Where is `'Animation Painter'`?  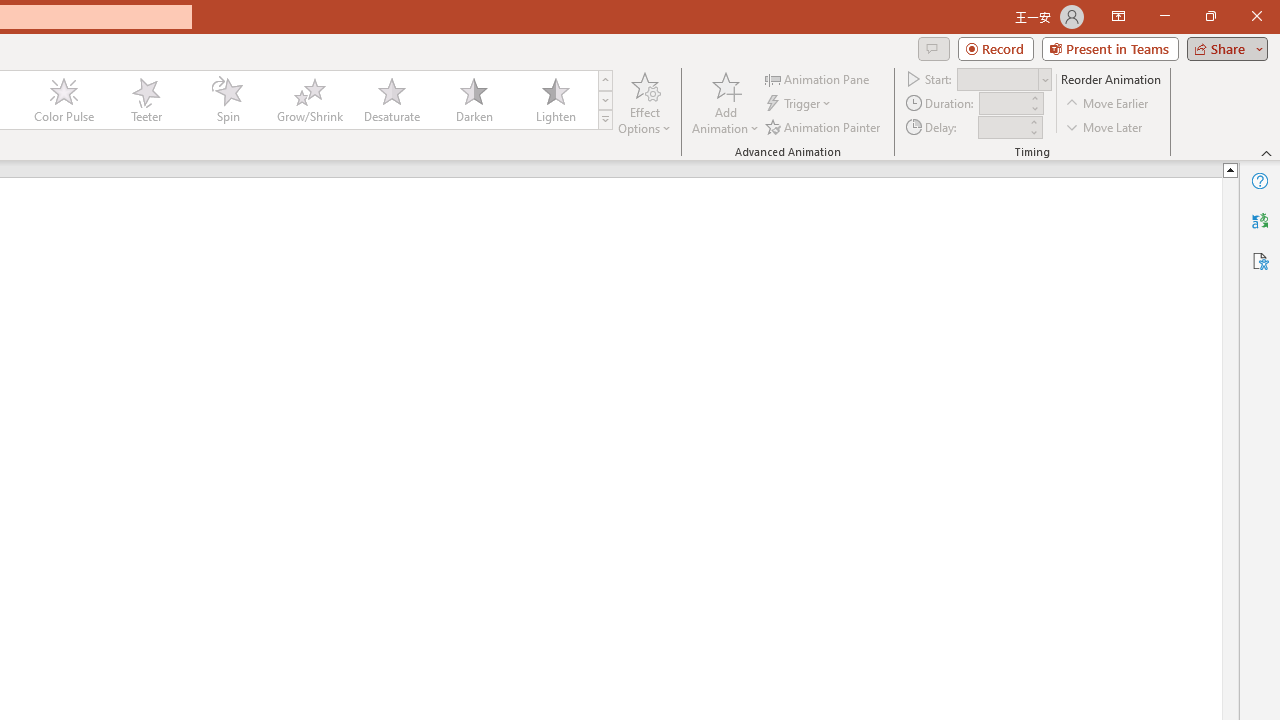 'Animation Painter' is located at coordinates (824, 127).